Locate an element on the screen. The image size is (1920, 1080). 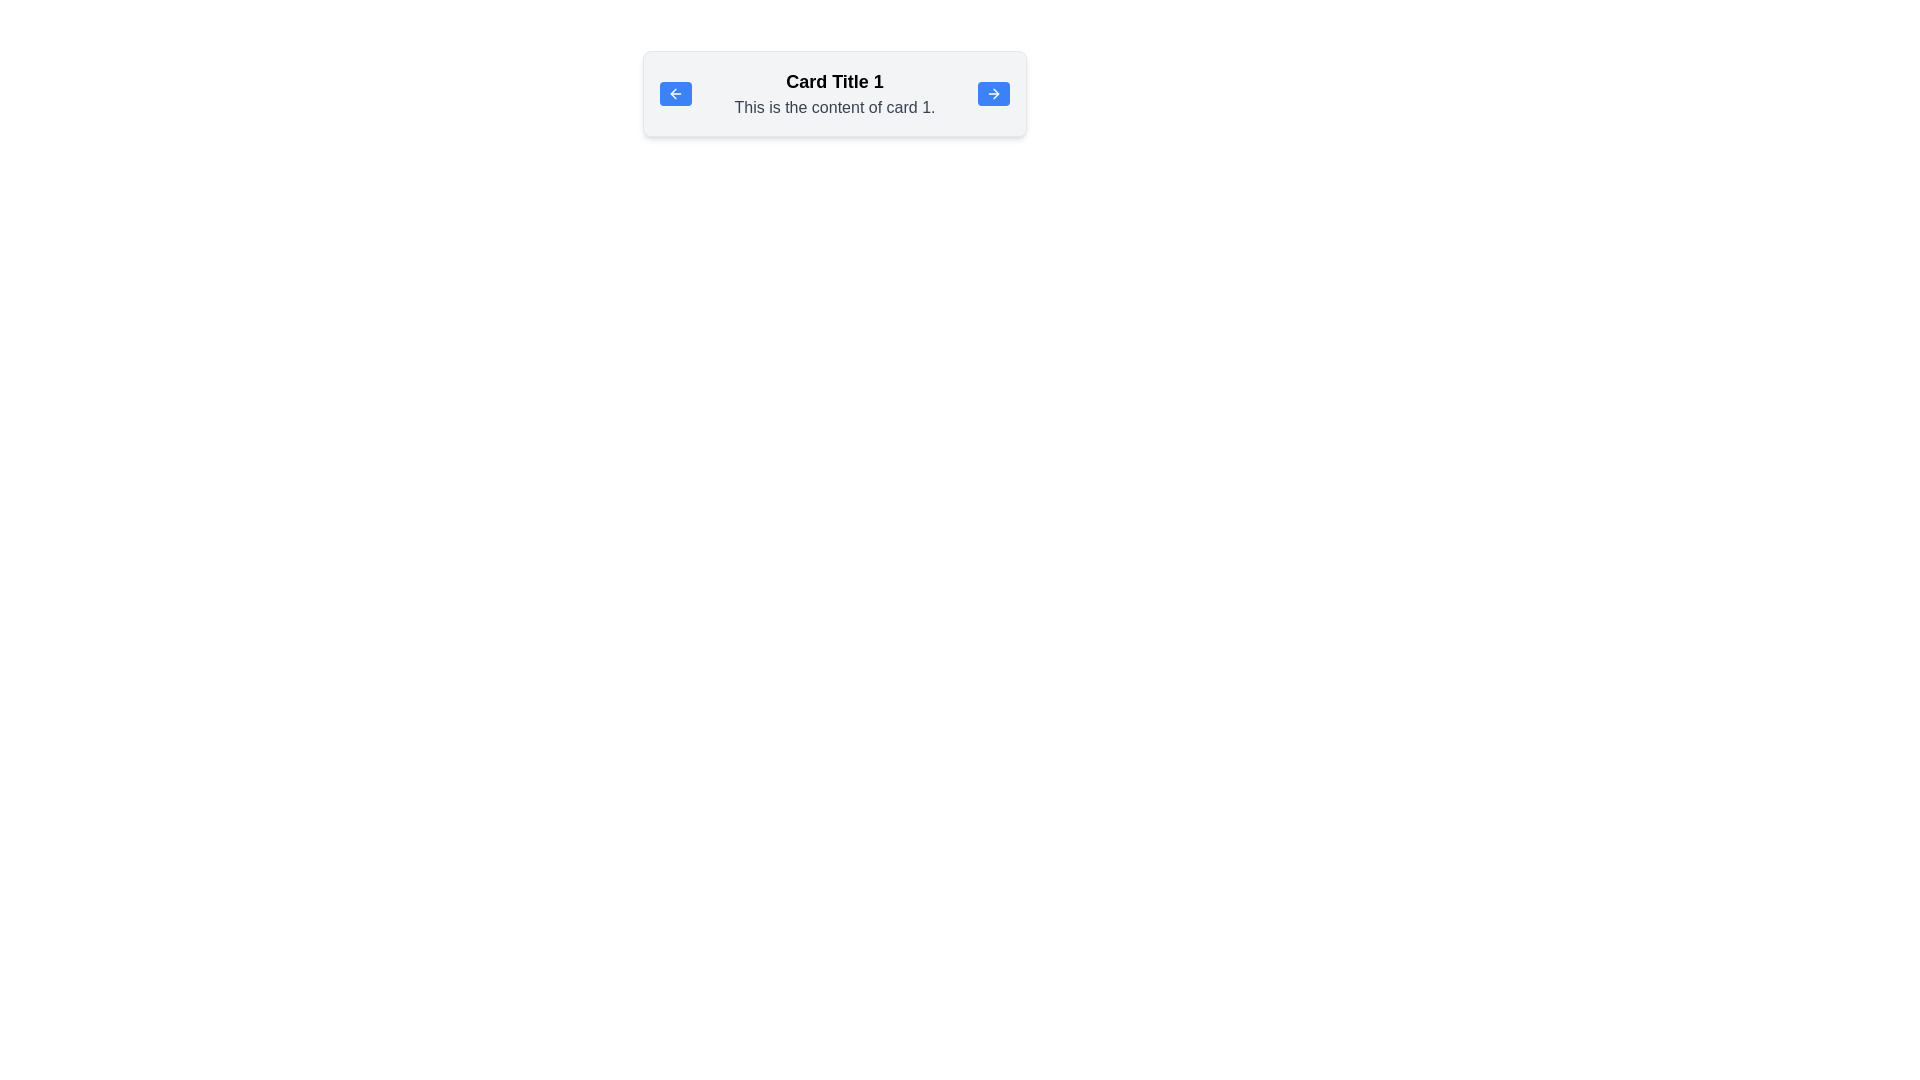
the small left-pointing arrow icon located on the left side of the button in the rectangular card layout is located at coordinates (673, 93).